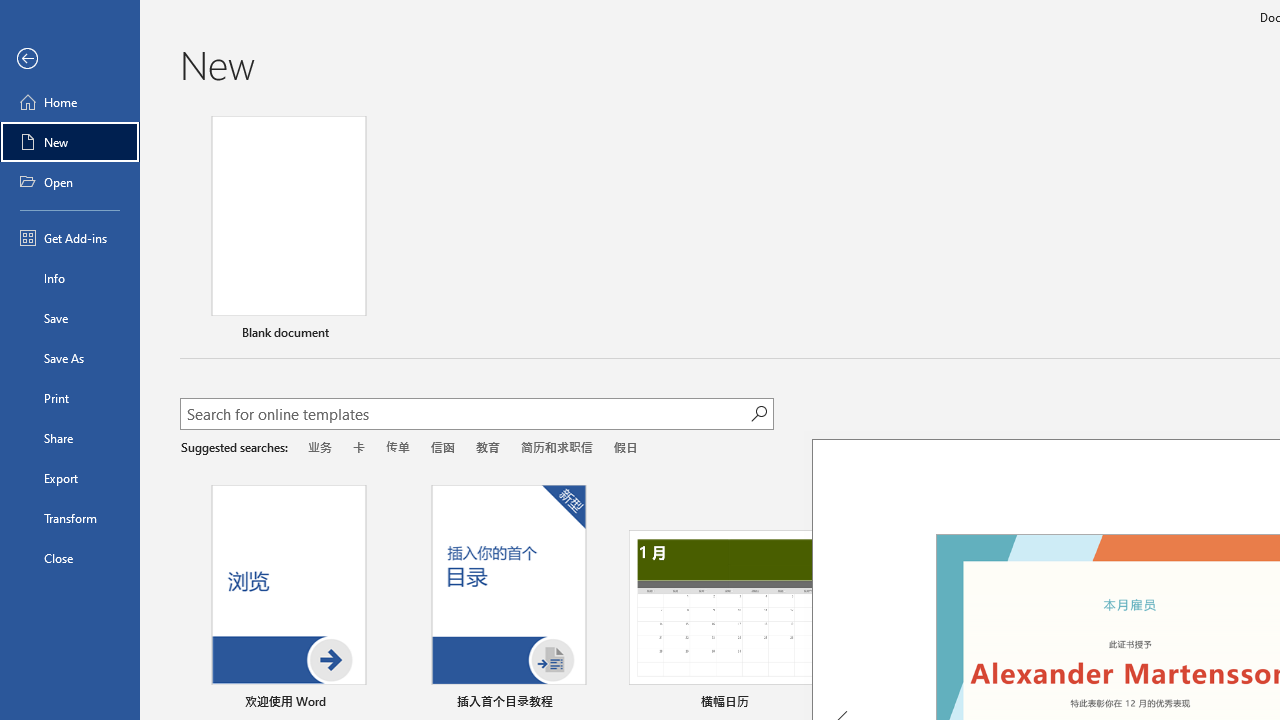 This screenshot has width=1280, height=720. I want to click on 'Print', so click(69, 398).